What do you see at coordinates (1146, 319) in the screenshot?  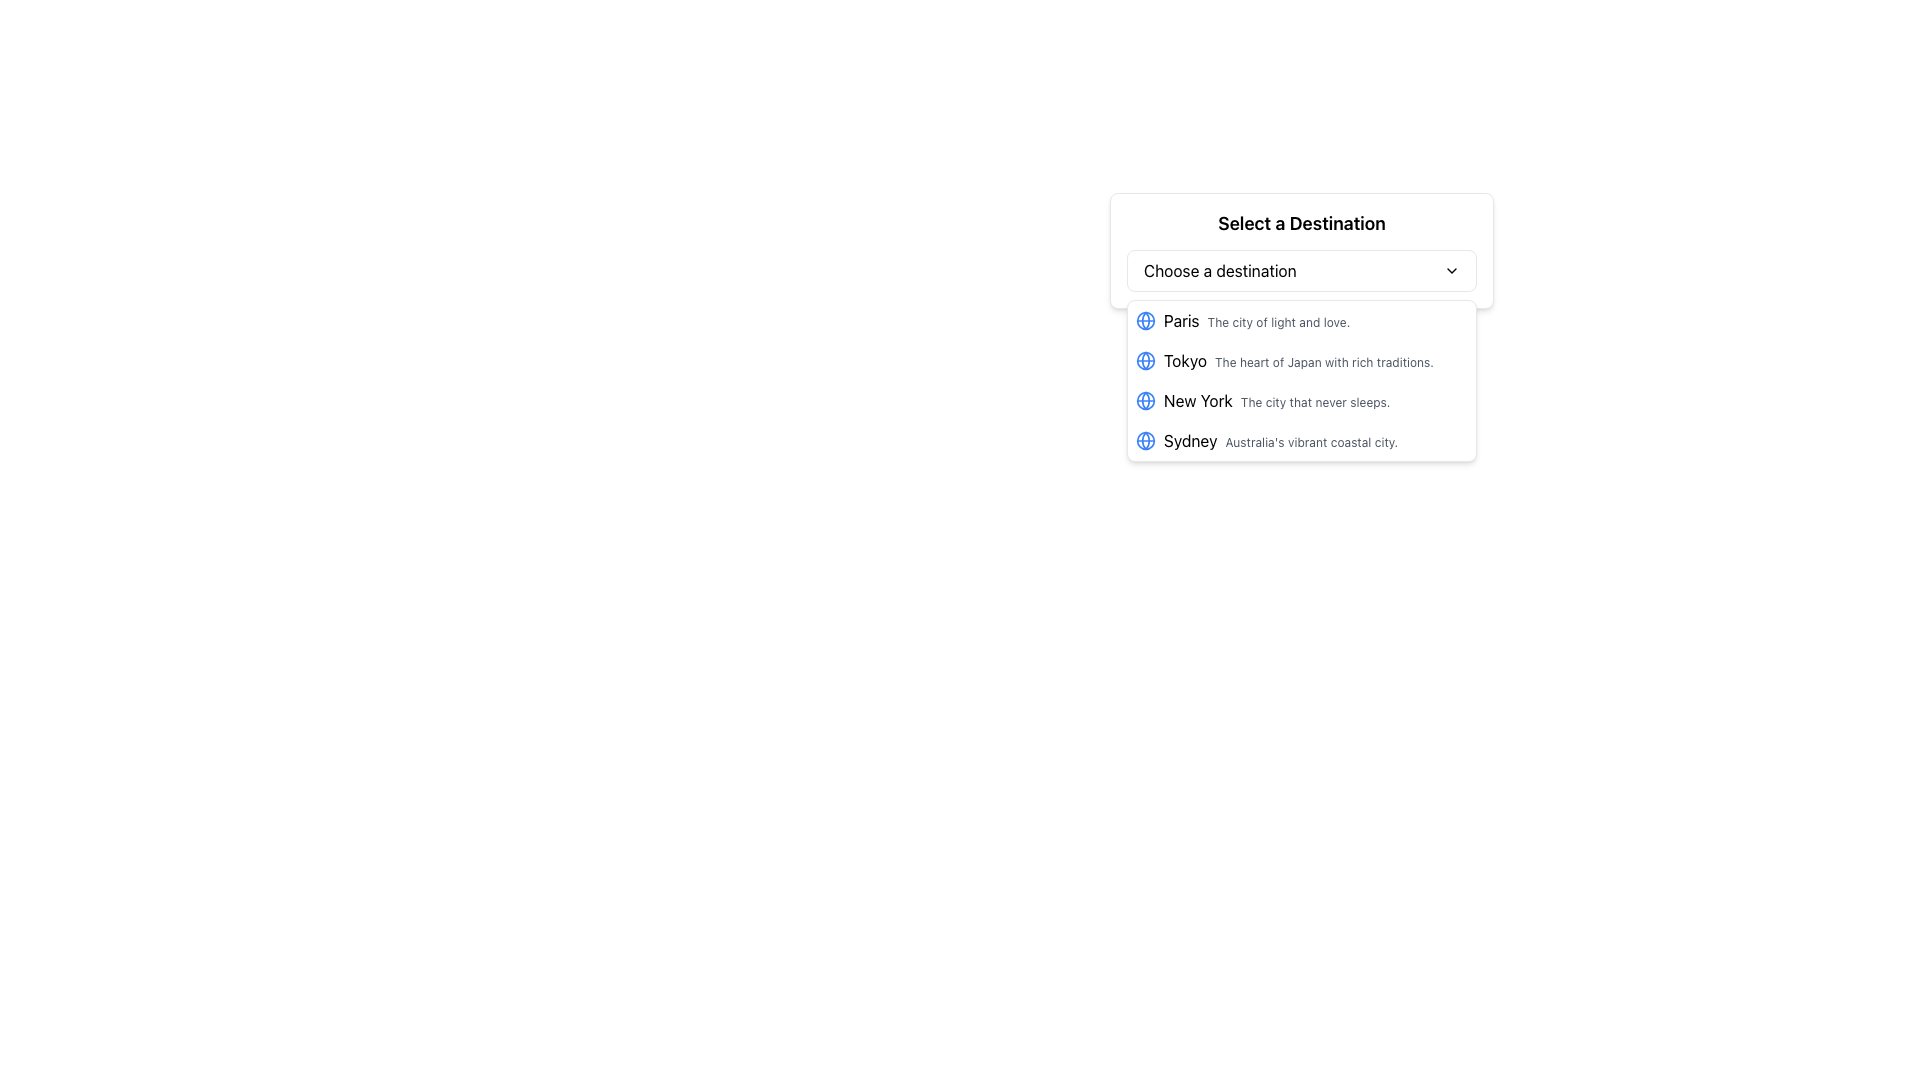 I see `the globe icon associated with the 'Paris' destination in the dropdown list` at bounding box center [1146, 319].